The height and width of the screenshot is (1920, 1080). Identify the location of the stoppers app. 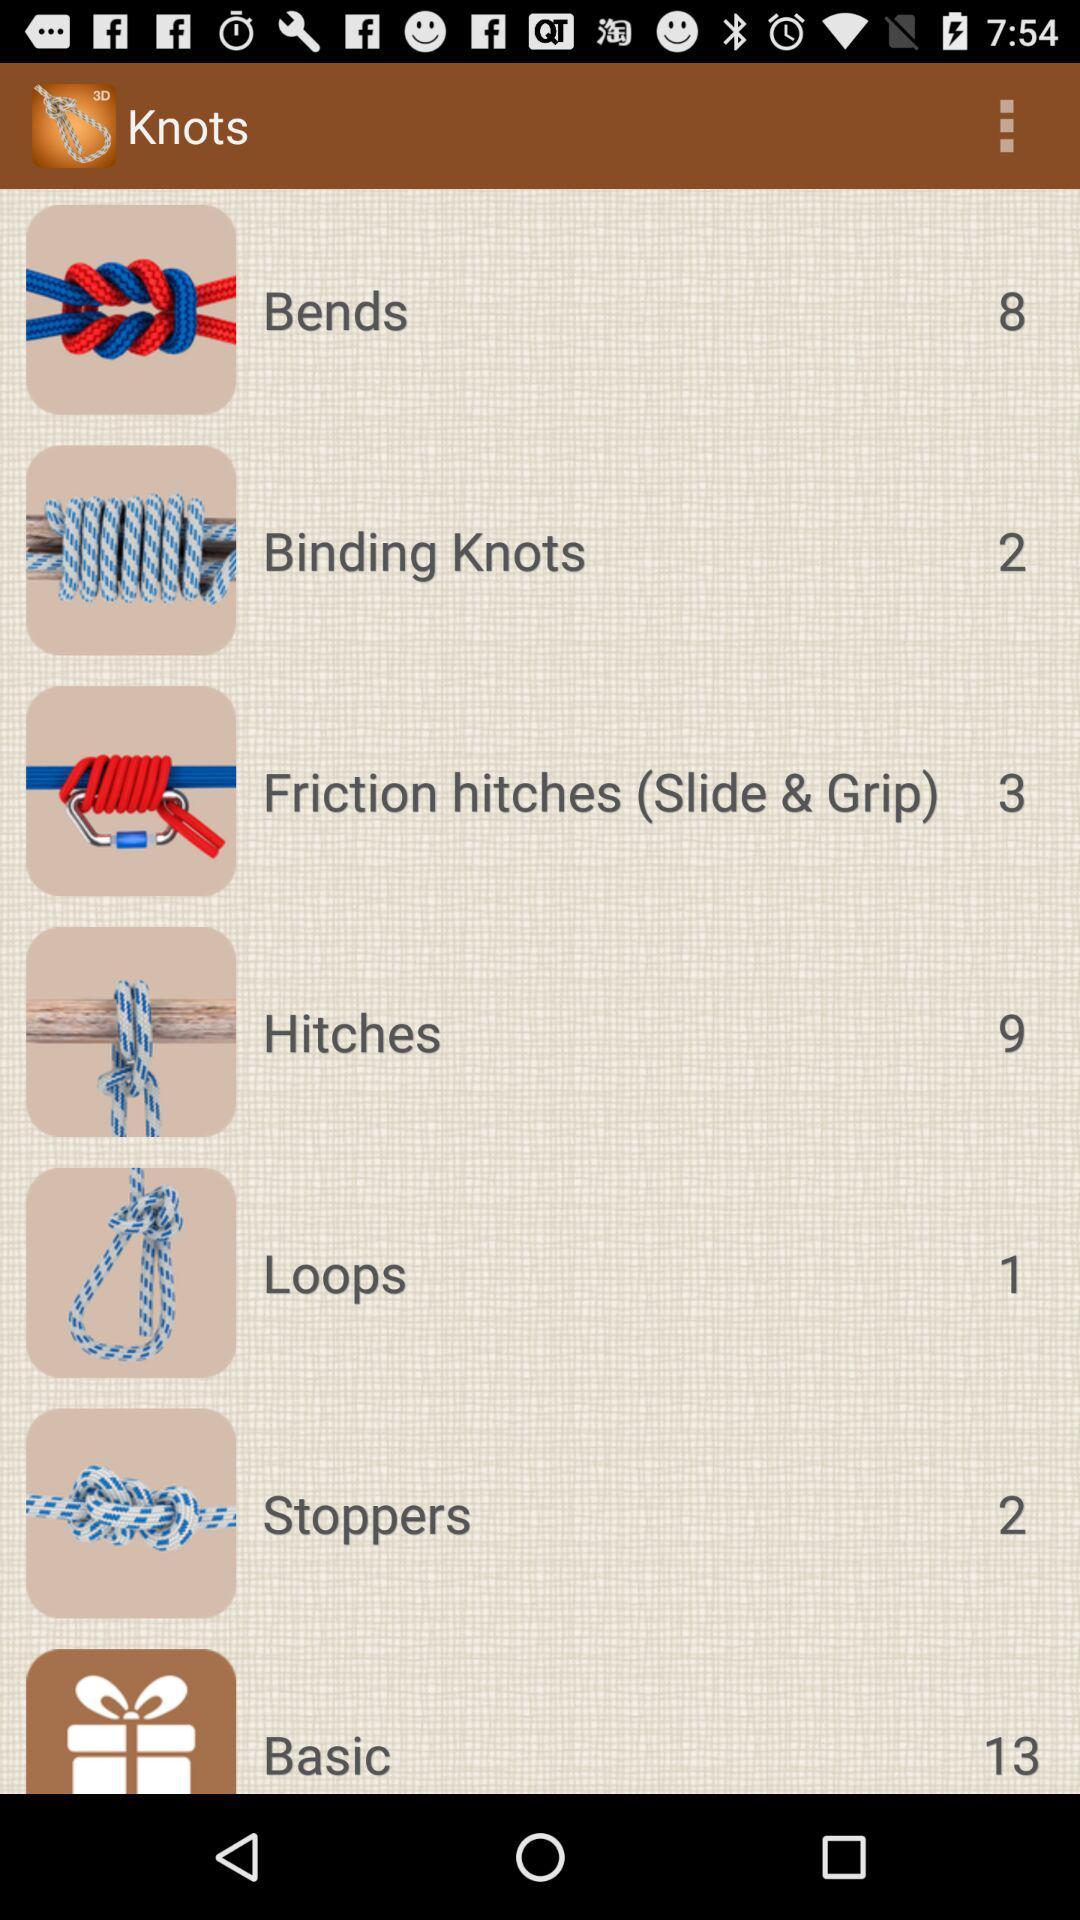
(609, 1513).